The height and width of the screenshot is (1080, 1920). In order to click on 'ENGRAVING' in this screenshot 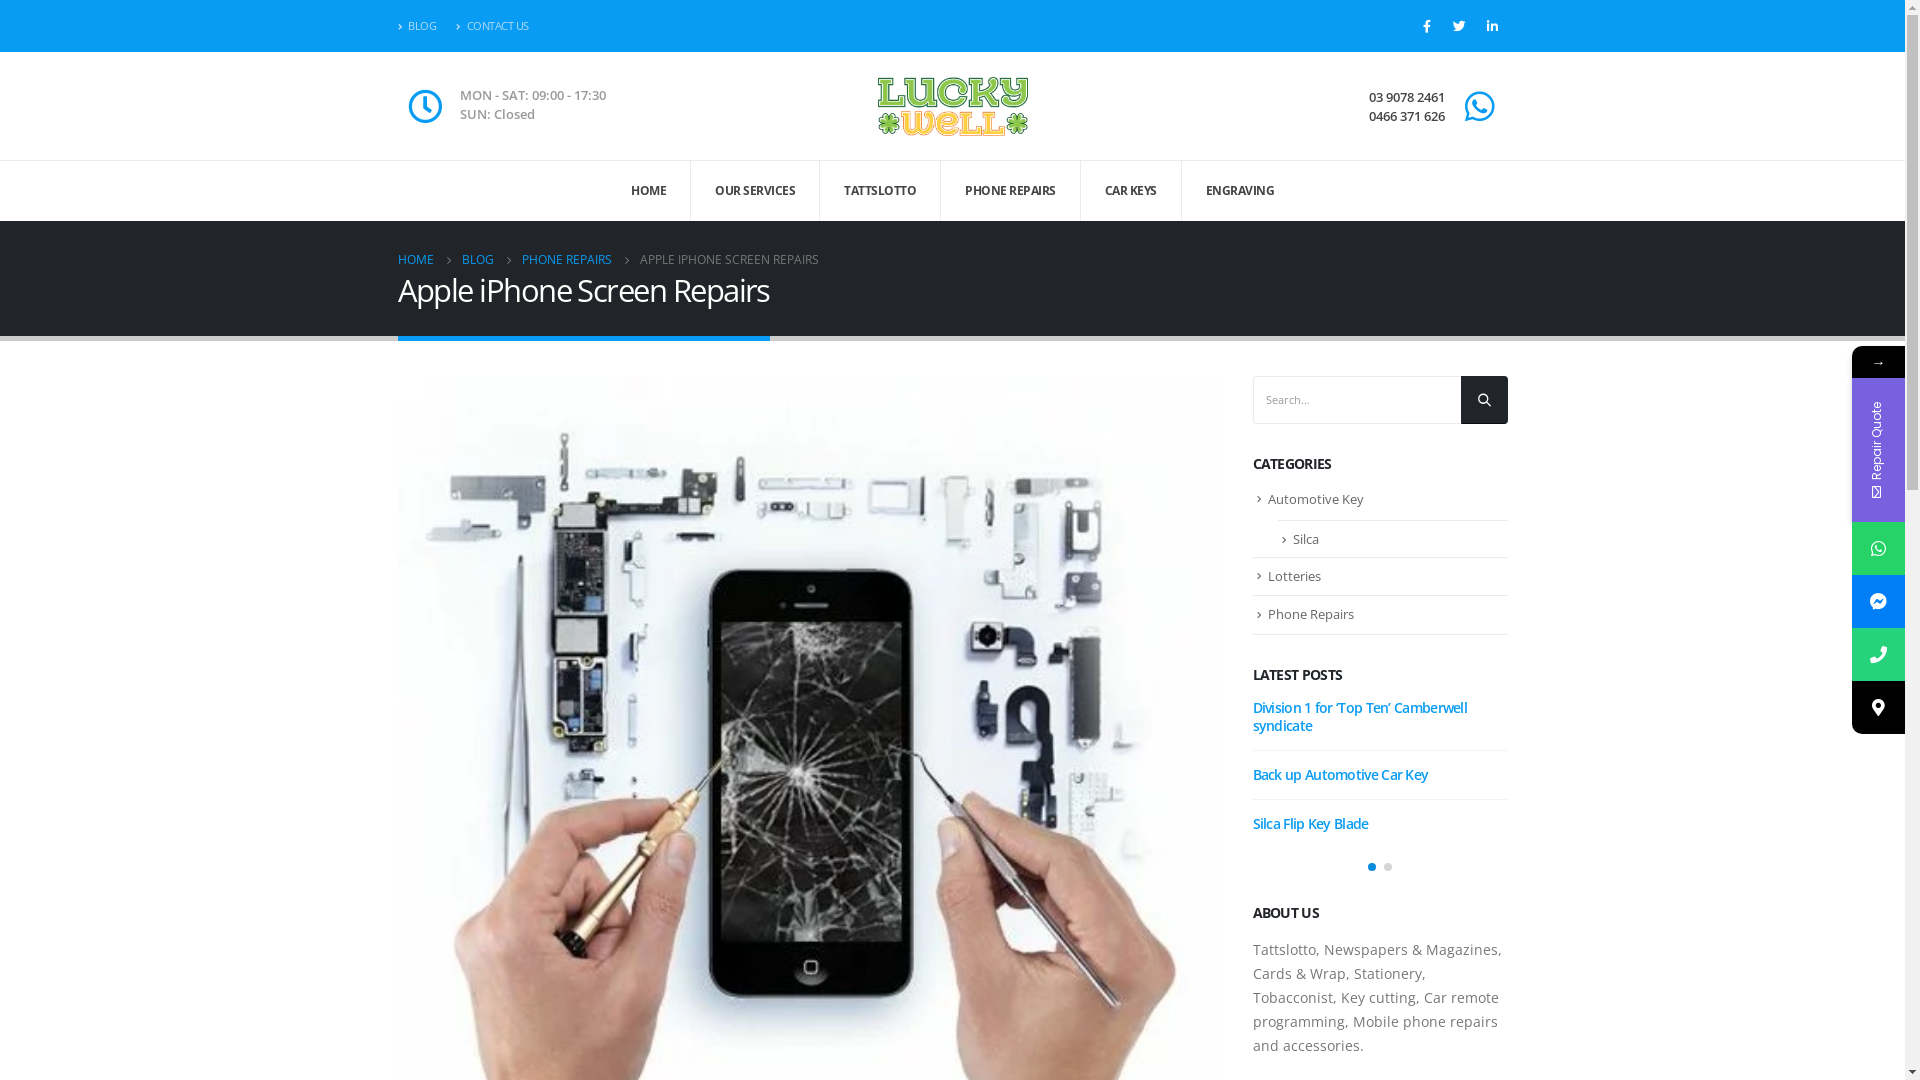, I will do `click(1181, 191)`.